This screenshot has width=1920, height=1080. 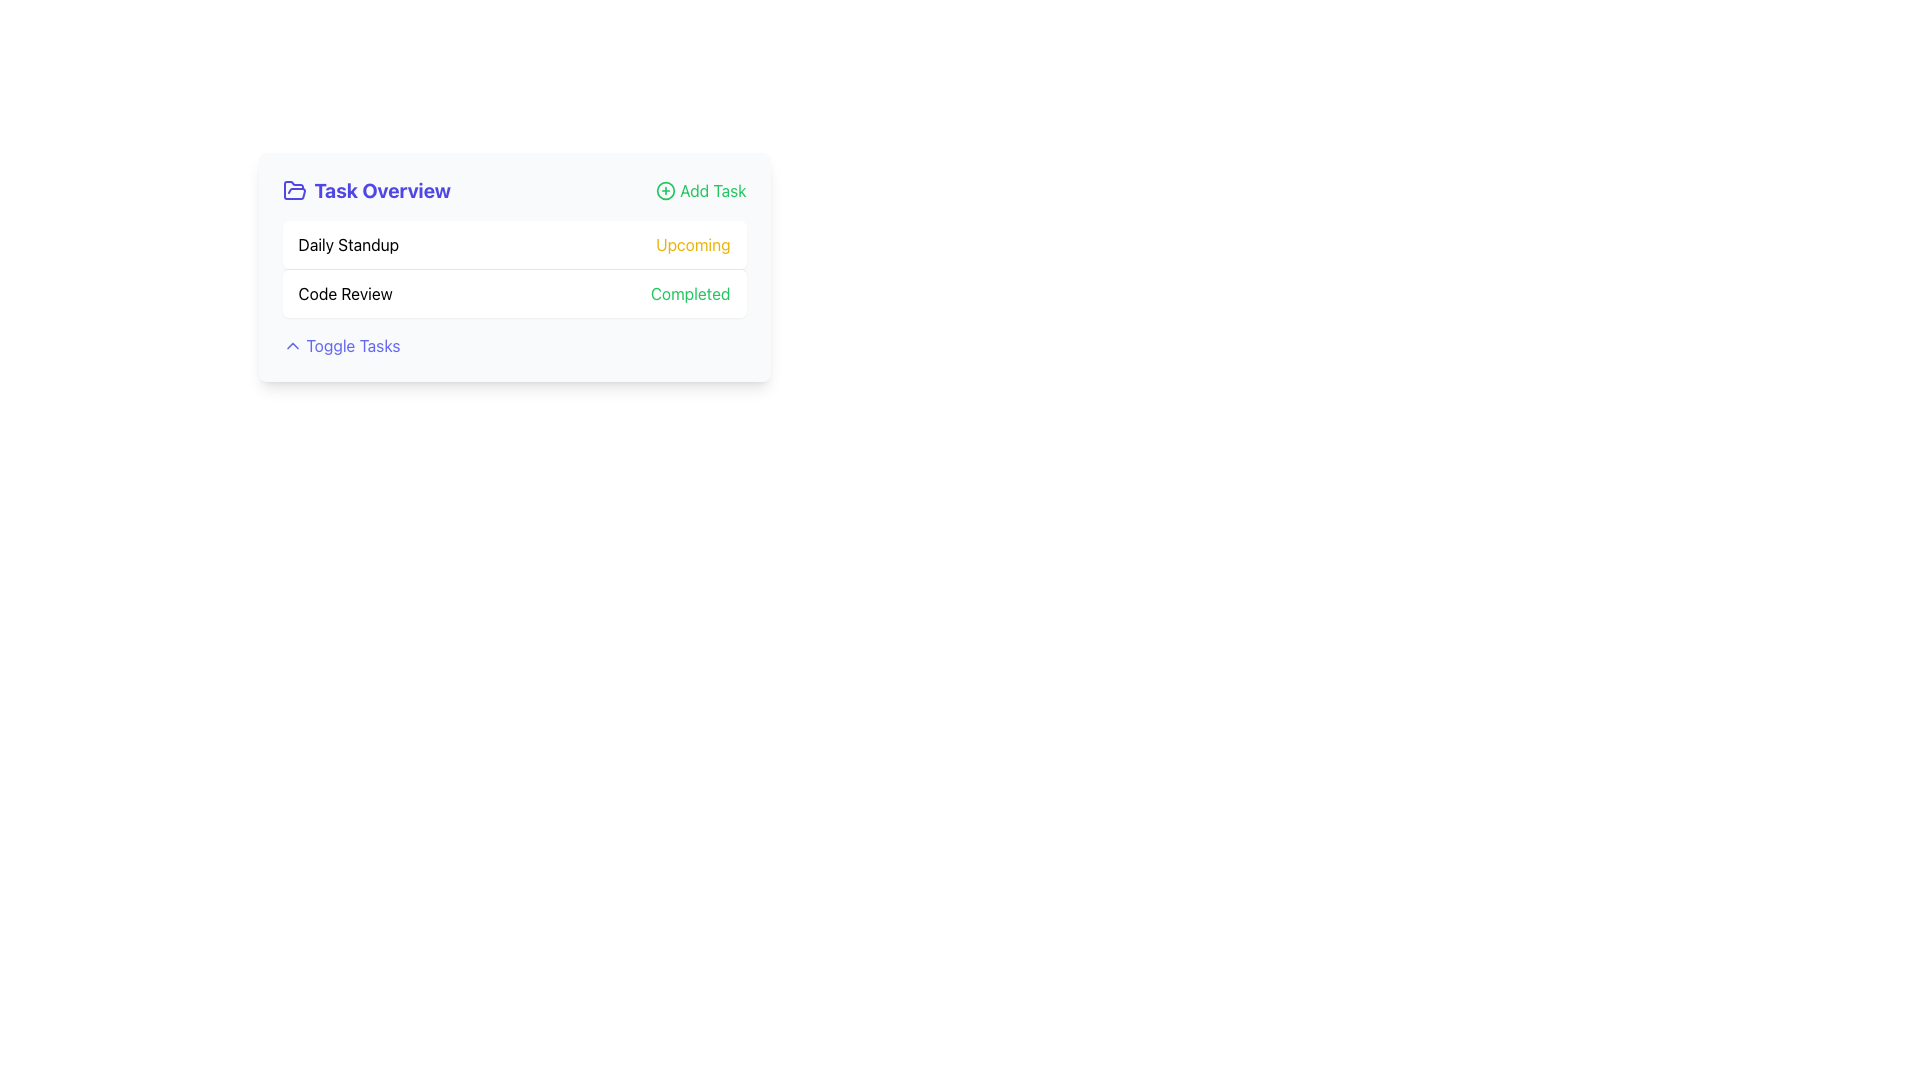 What do you see at coordinates (666, 191) in the screenshot?
I see `the '+' icon button located to the left of the 'Add Task' text` at bounding box center [666, 191].